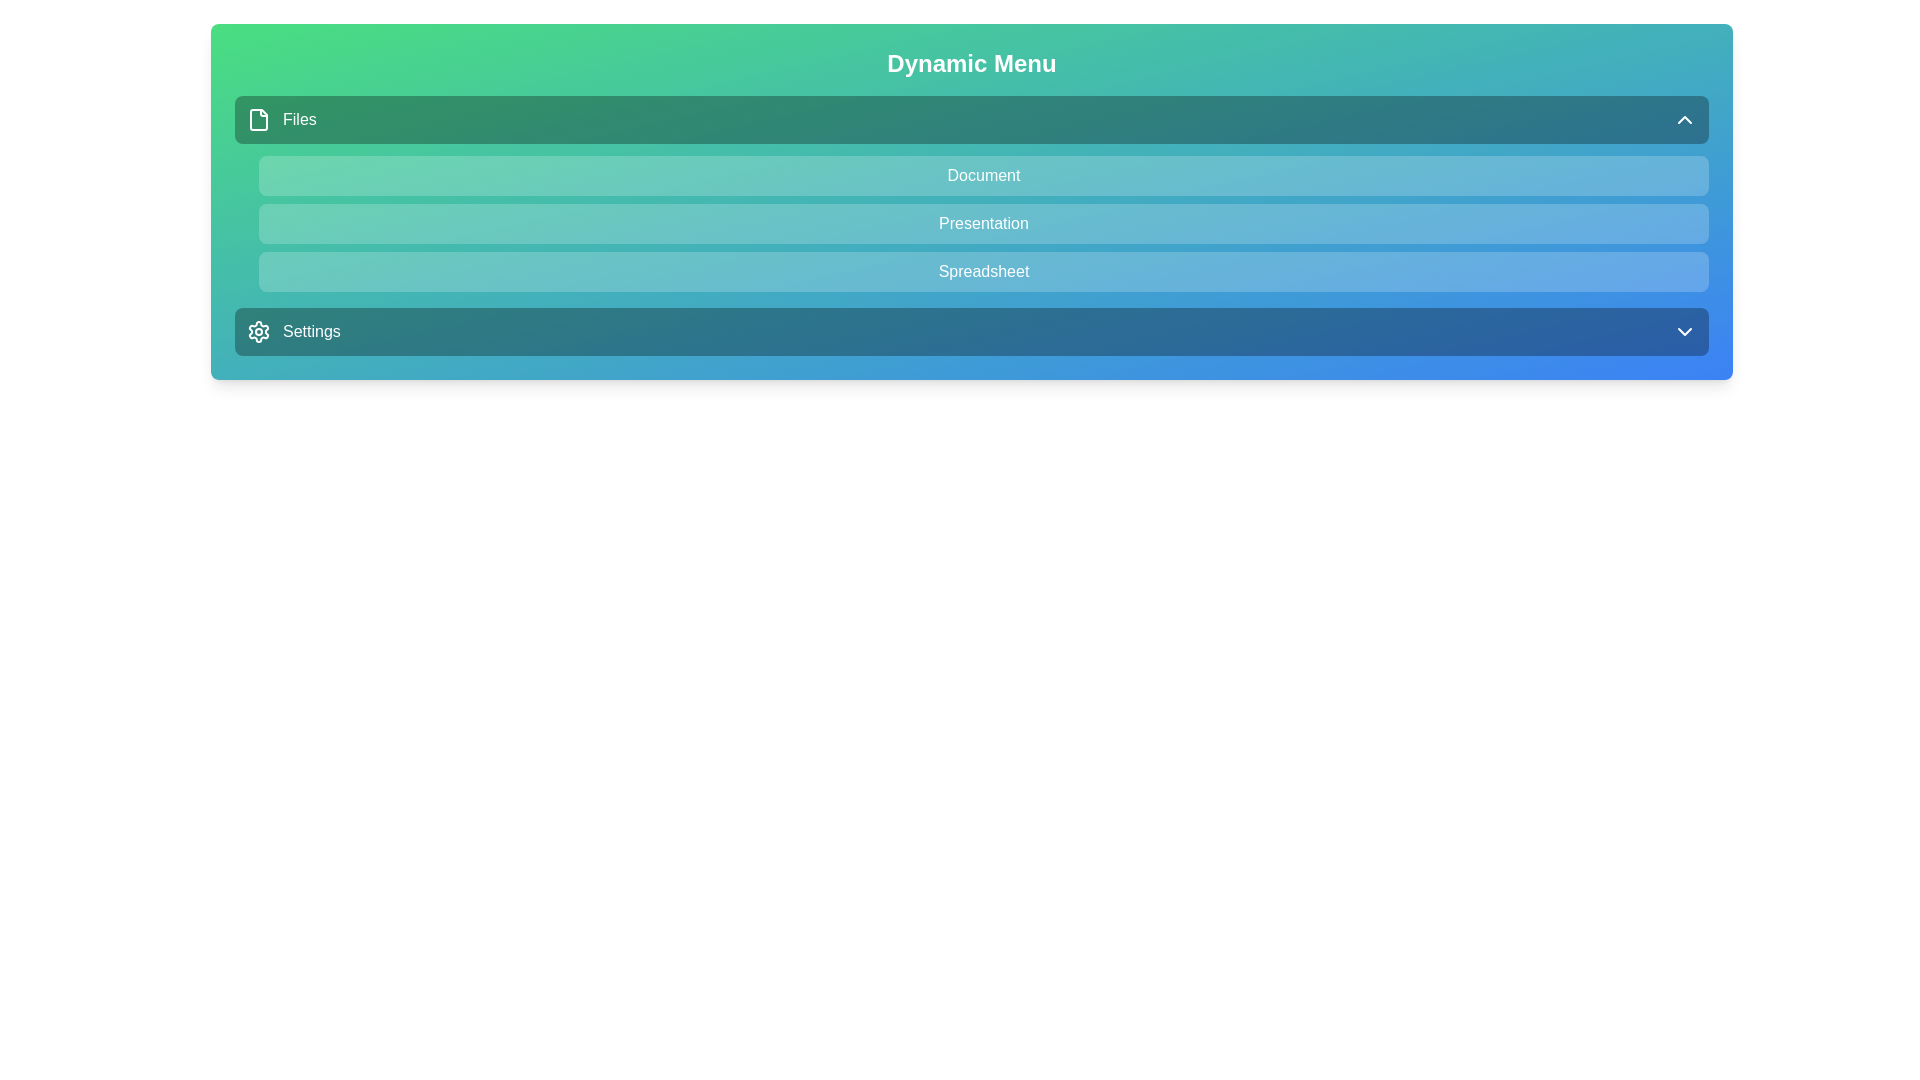 The width and height of the screenshot is (1920, 1080). I want to click on the 'Document' menu item located directly below the 'Files' header in the vertical list of options, so click(983, 175).